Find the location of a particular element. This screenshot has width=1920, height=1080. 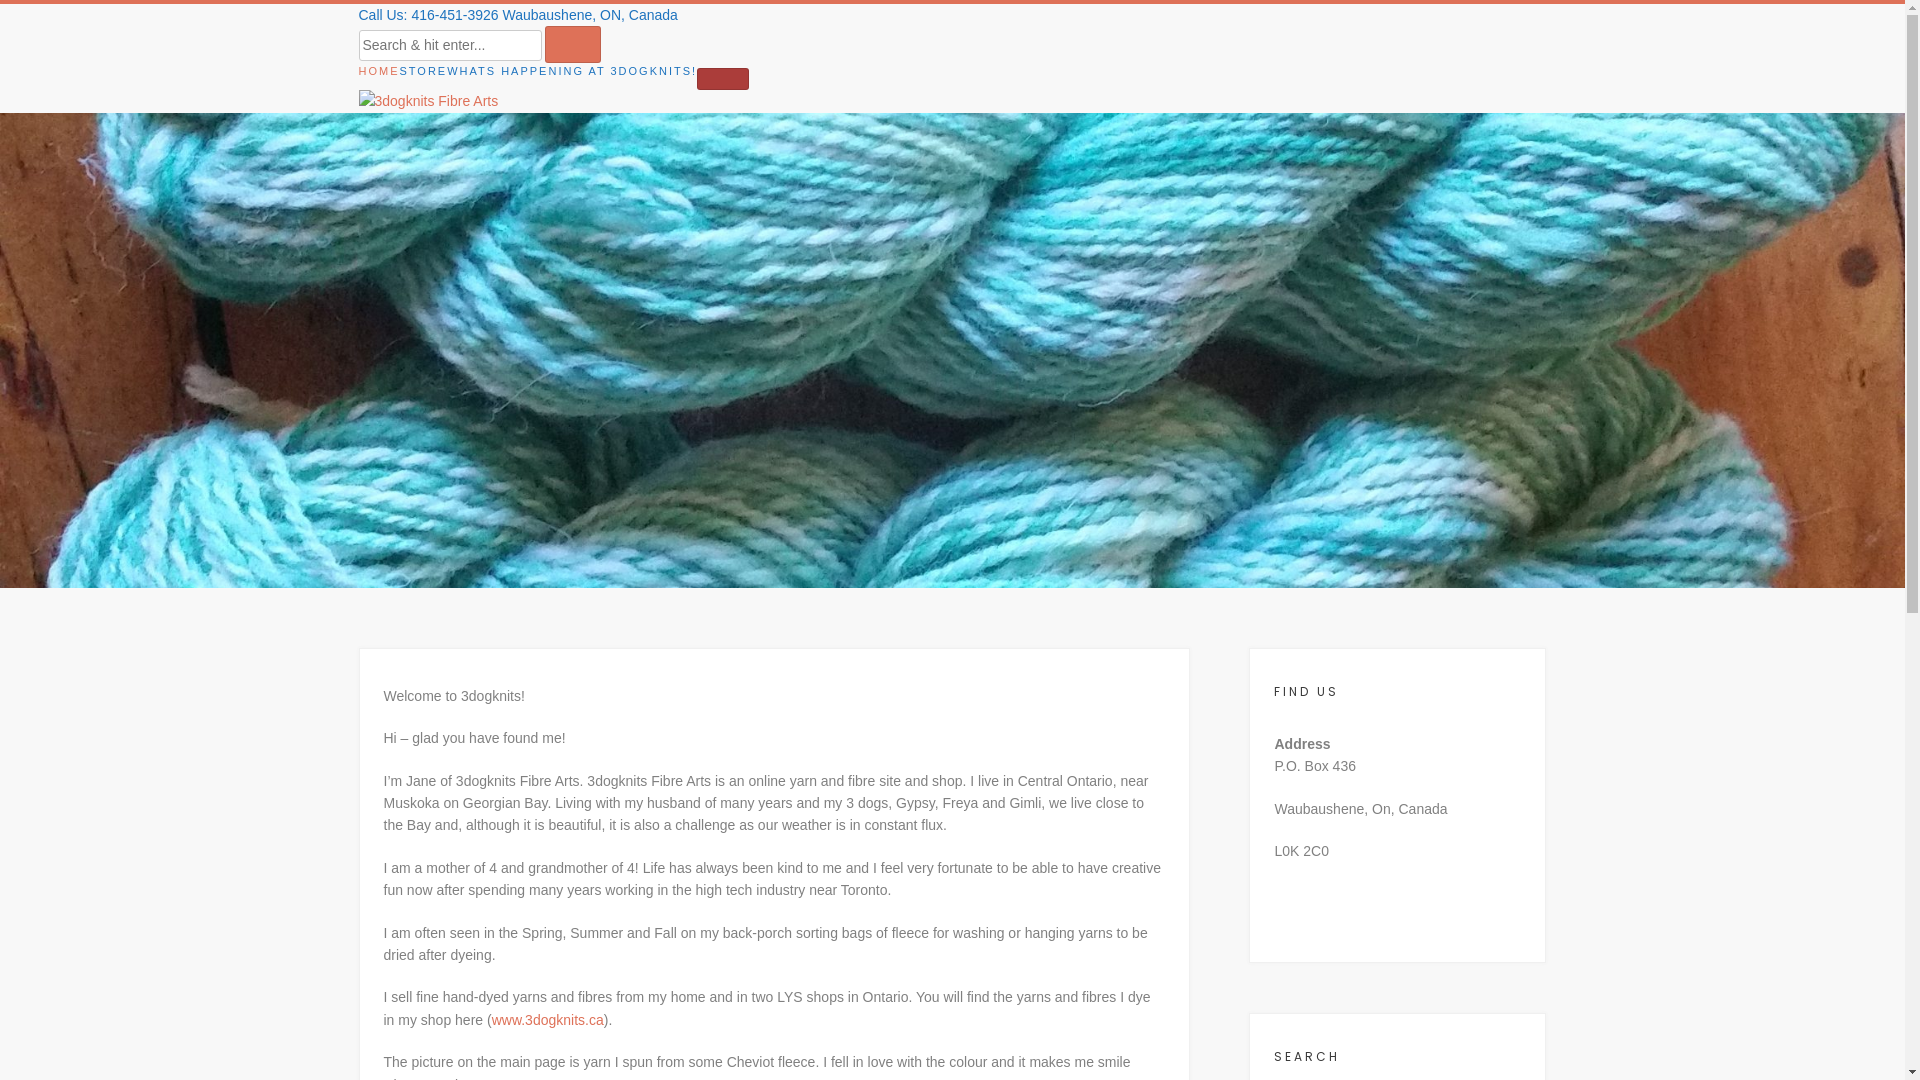

'WHATS HAPPENING AT 3DOGKNITS!' is located at coordinates (445, 71).